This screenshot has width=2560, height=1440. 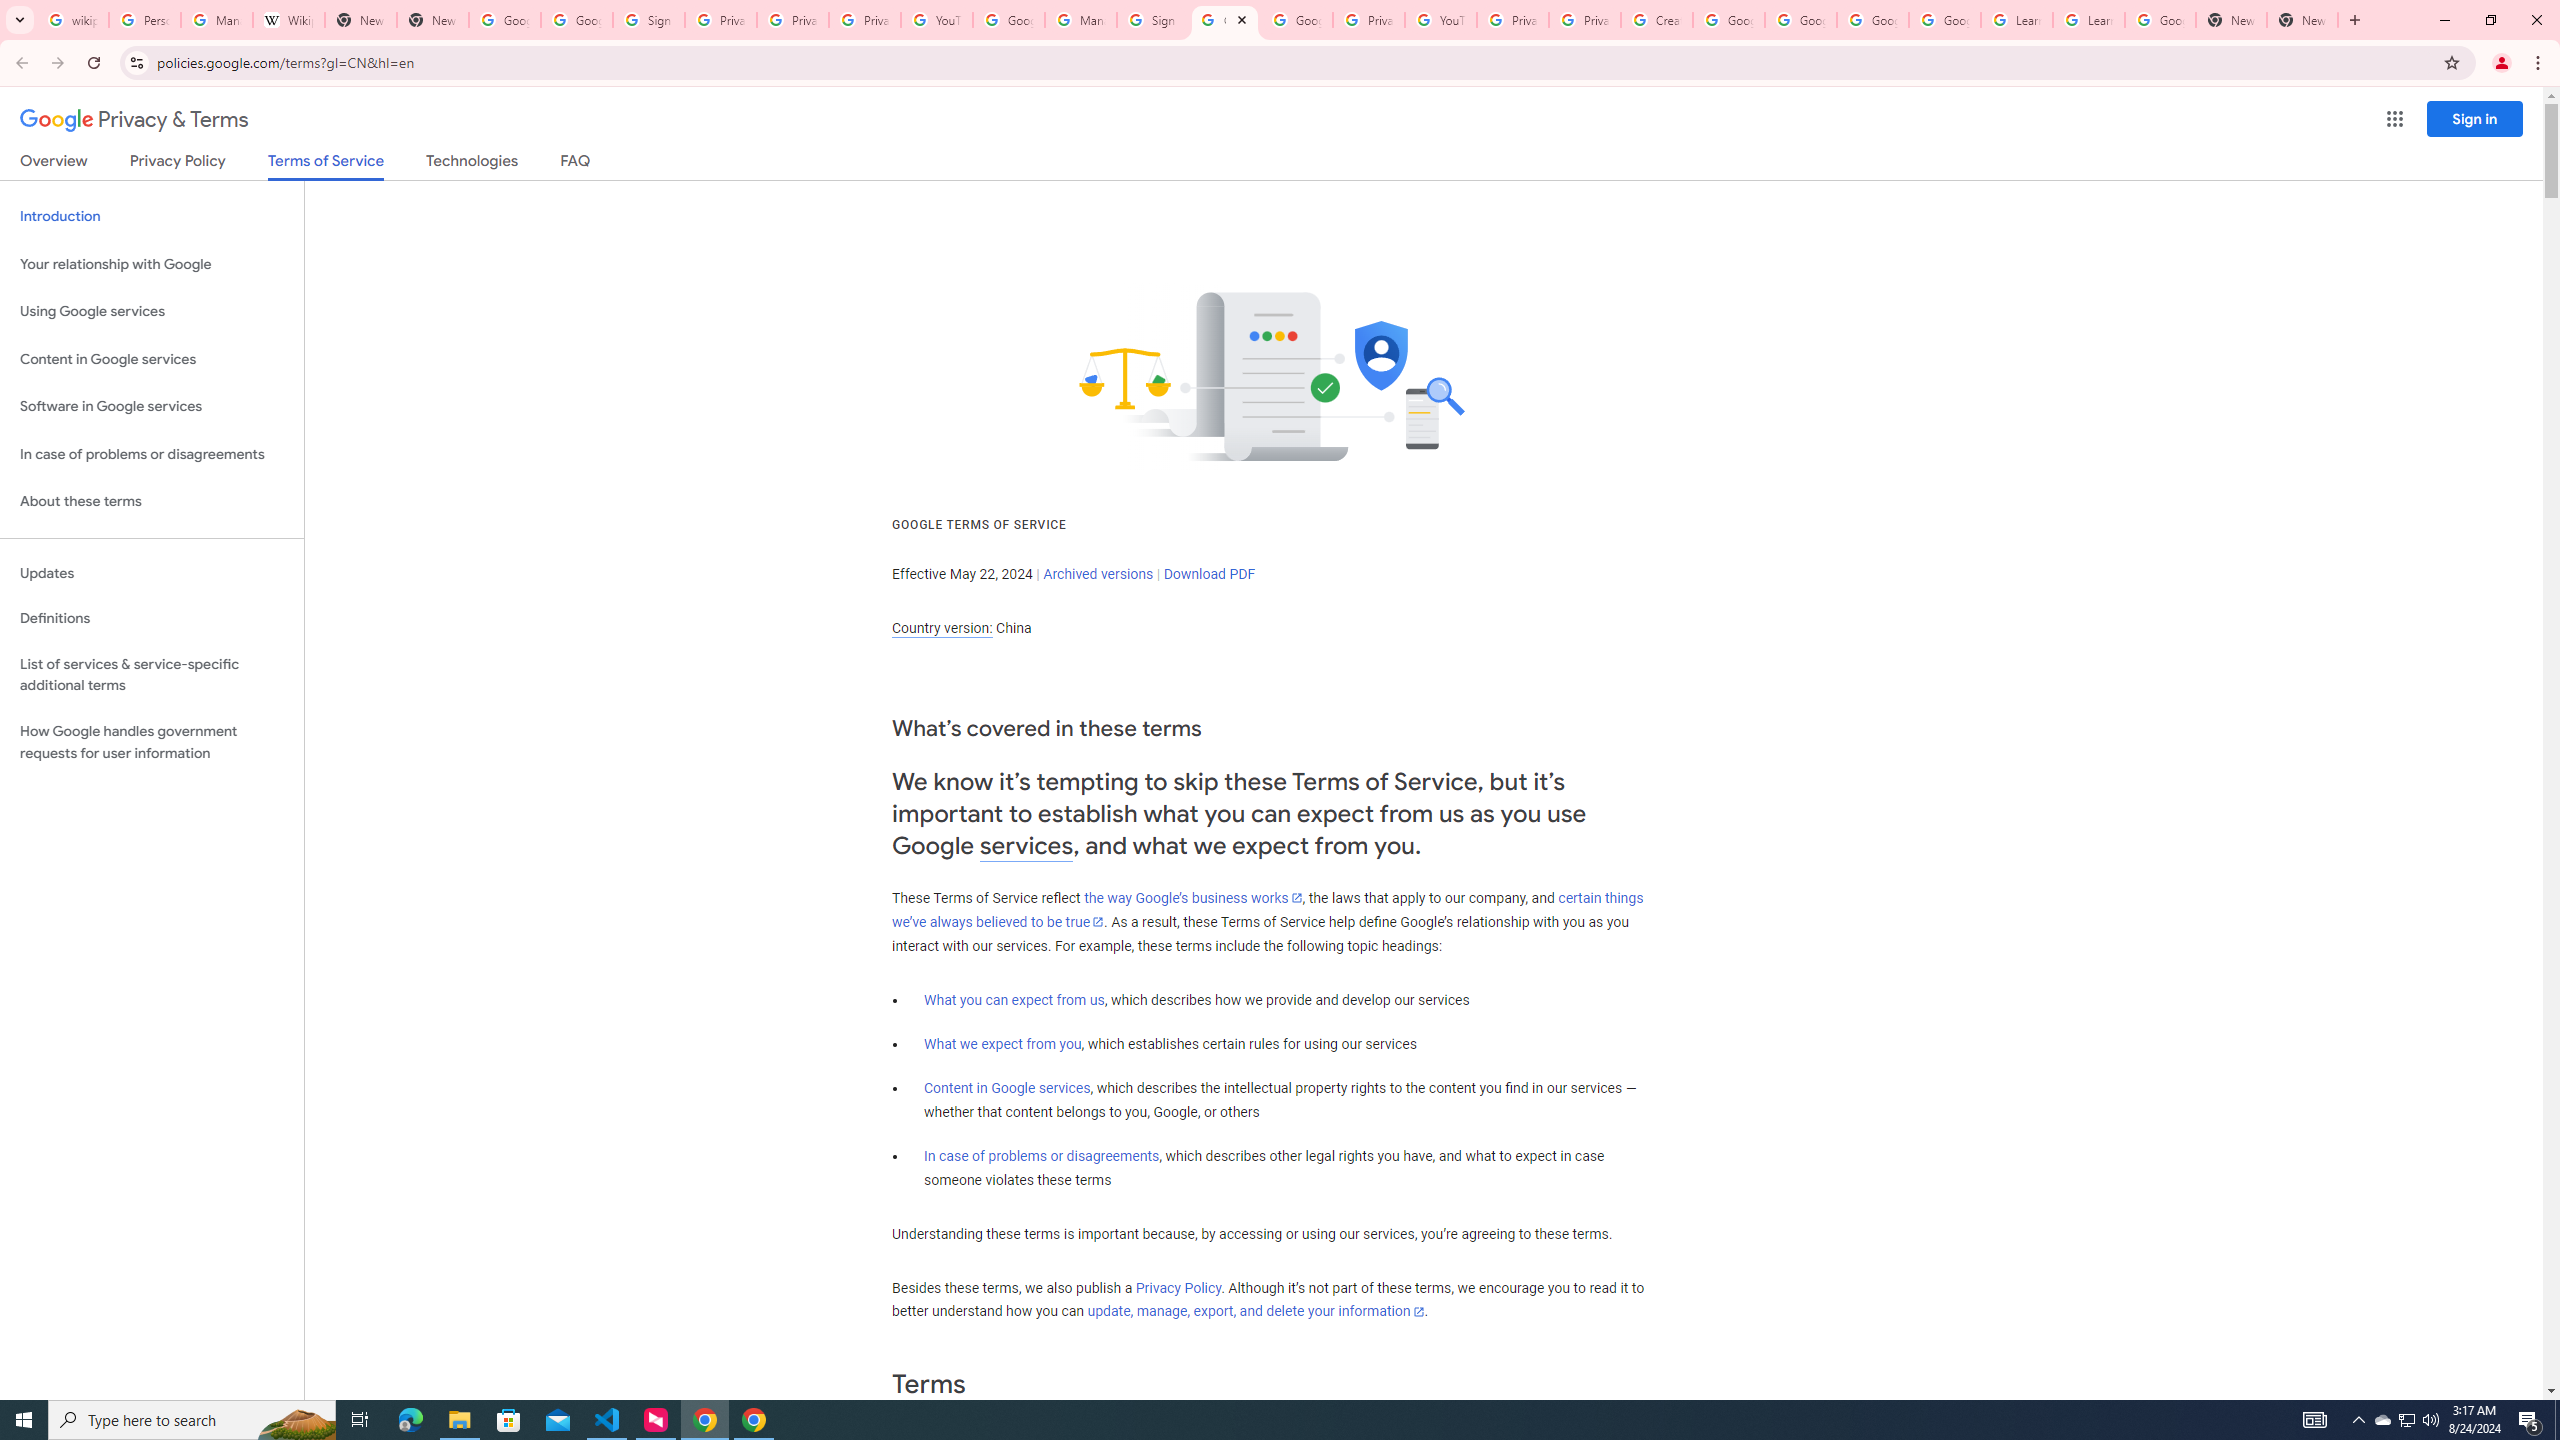 What do you see at coordinates (288, 19) in the screenshot?
I see `'Wikipedia:Edit requests - Wikipedia'` at bounding box center [288, 19].